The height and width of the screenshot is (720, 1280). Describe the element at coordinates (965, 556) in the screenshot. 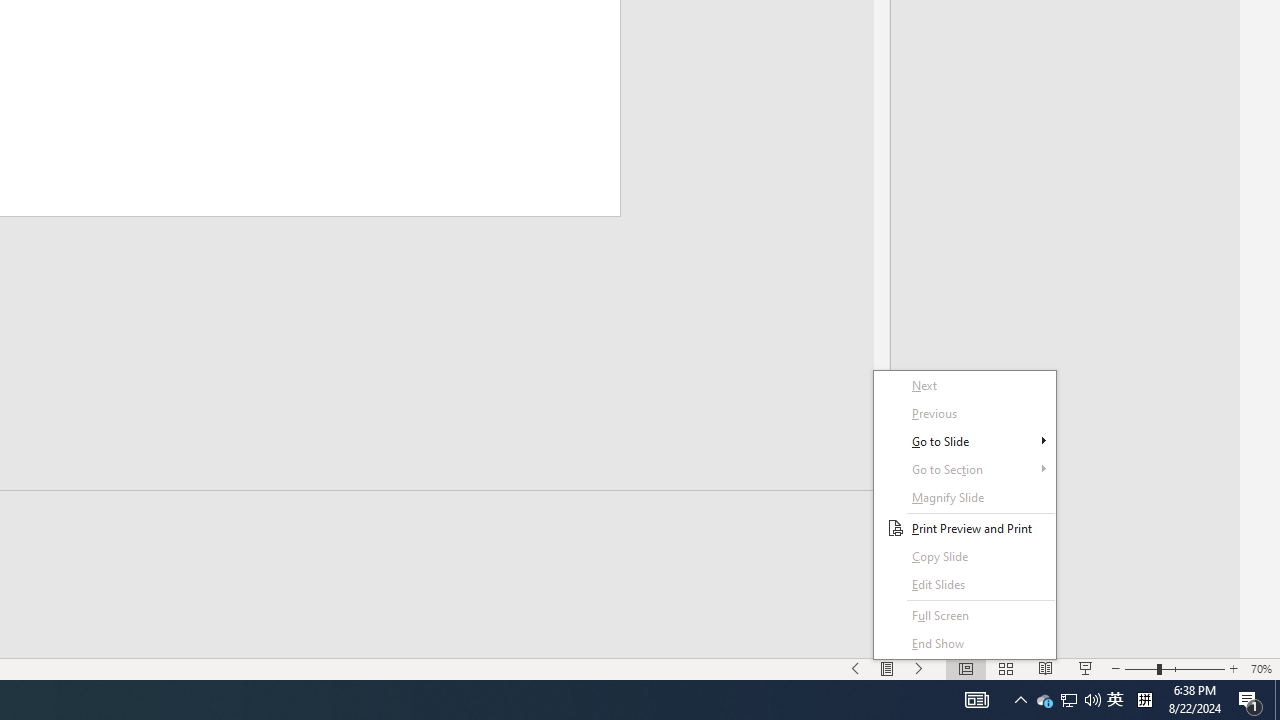

I see `'Copy Slide'` at that location.